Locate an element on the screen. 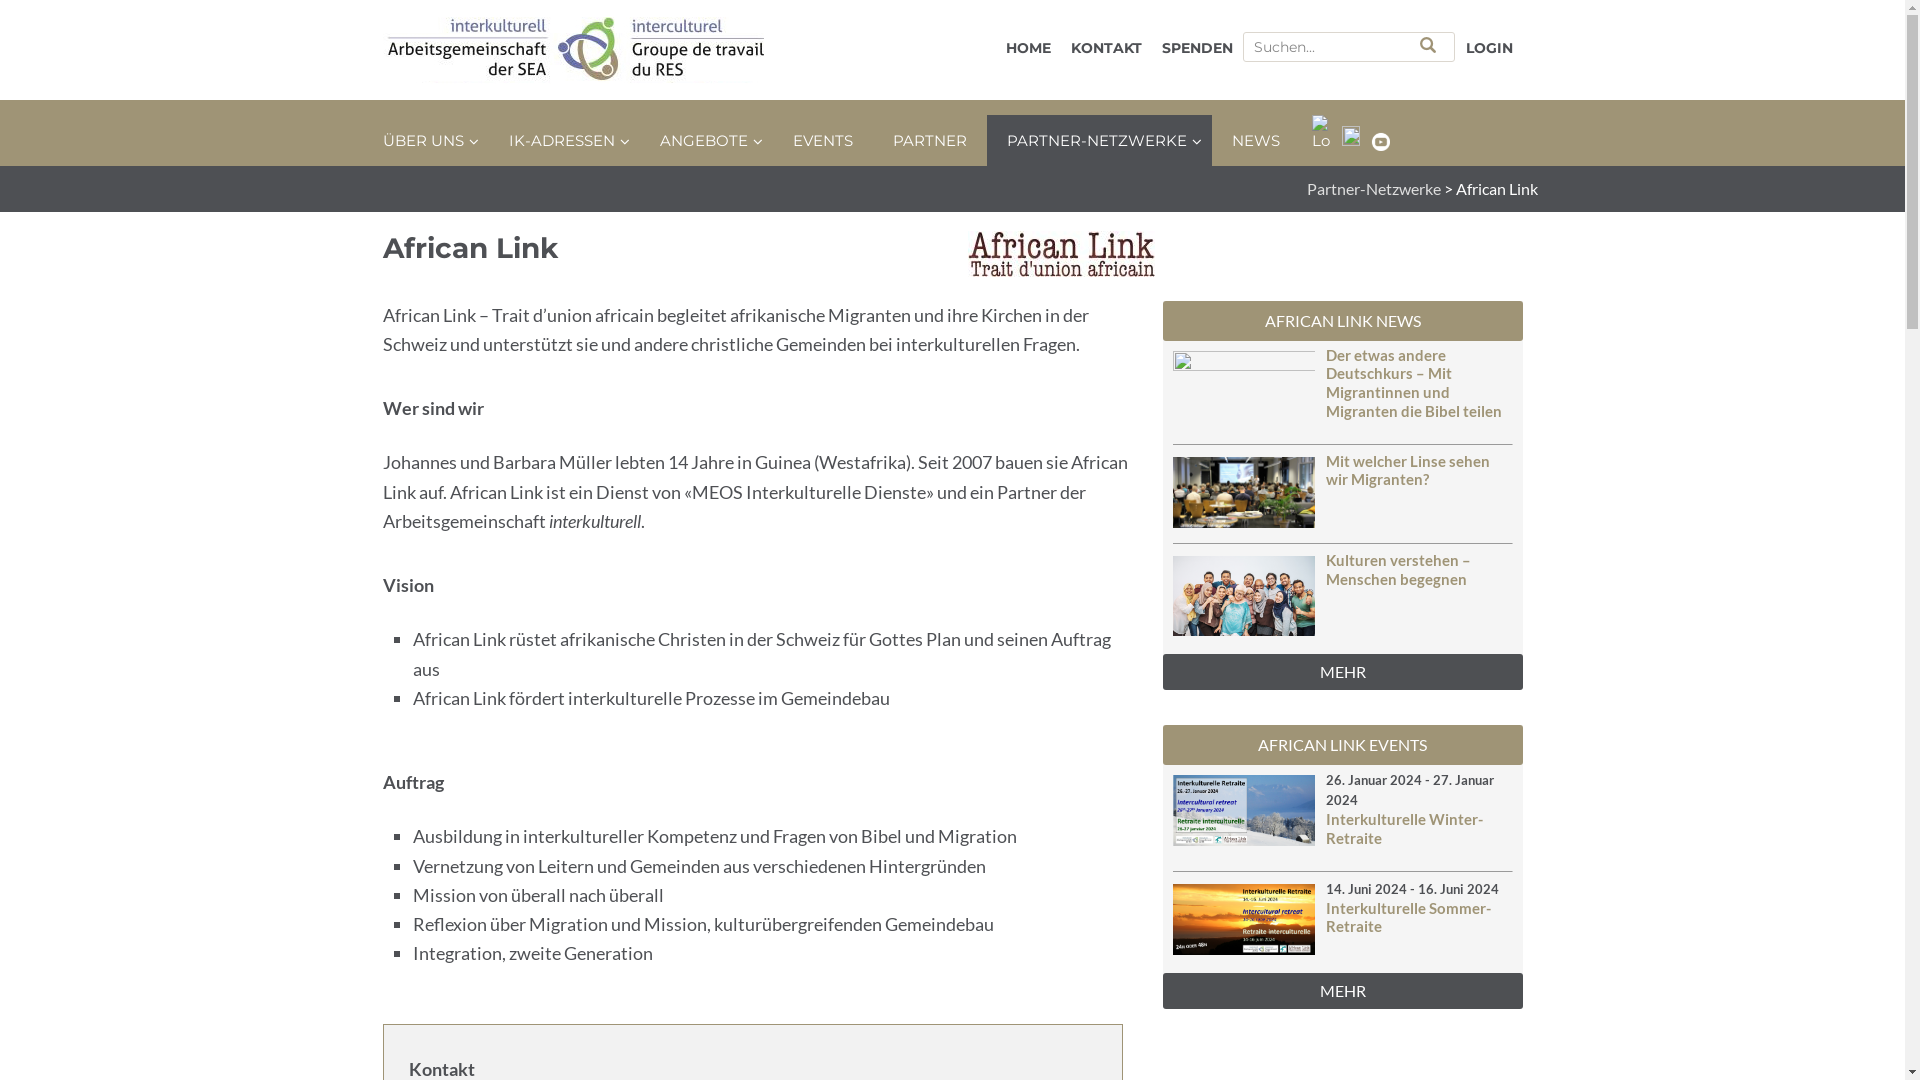 This screenshot has height=1080, width=1920. 'HOME' is located at coordinates (1028, 46).